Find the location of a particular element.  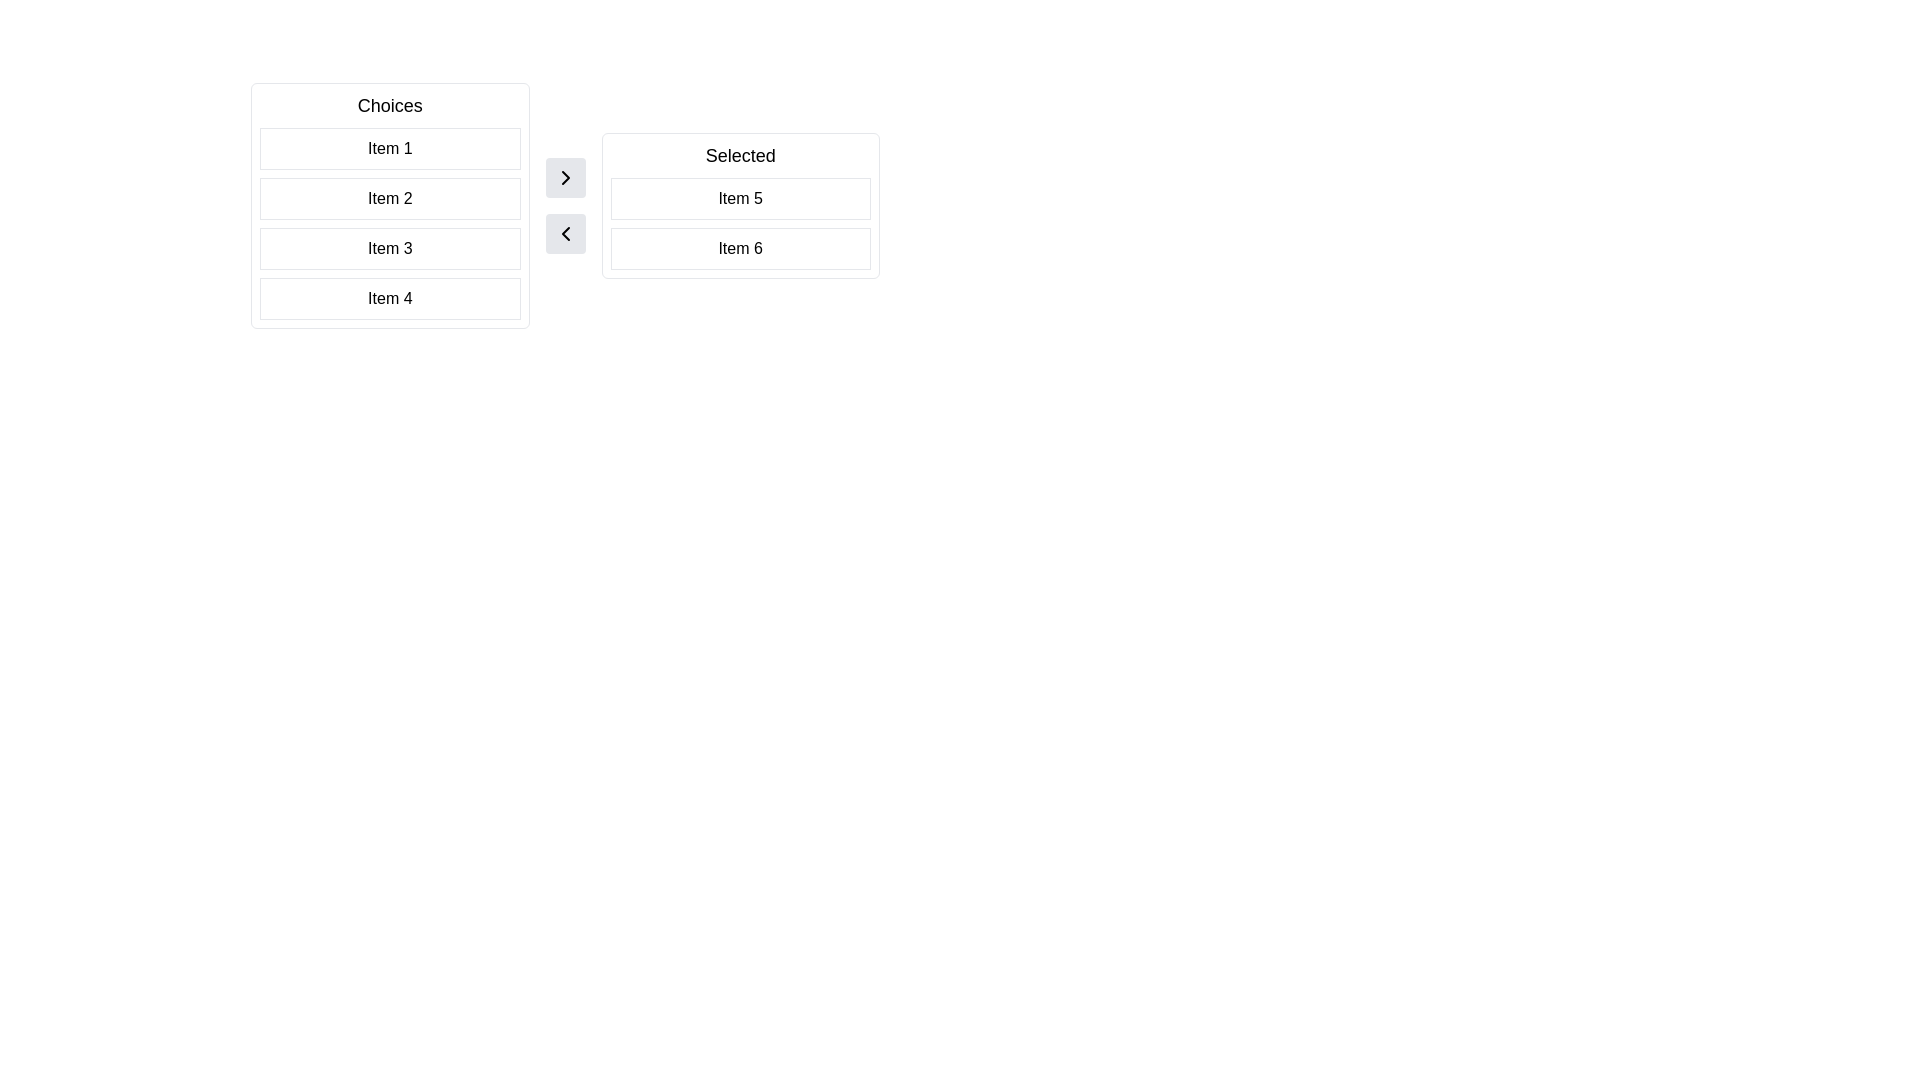

the Chevron Right icon, which is a monochrome arrow icon located inside the right button of the navigational controls between the 'Choices' and 'Selected' panels is located at coordinates (564, 176).